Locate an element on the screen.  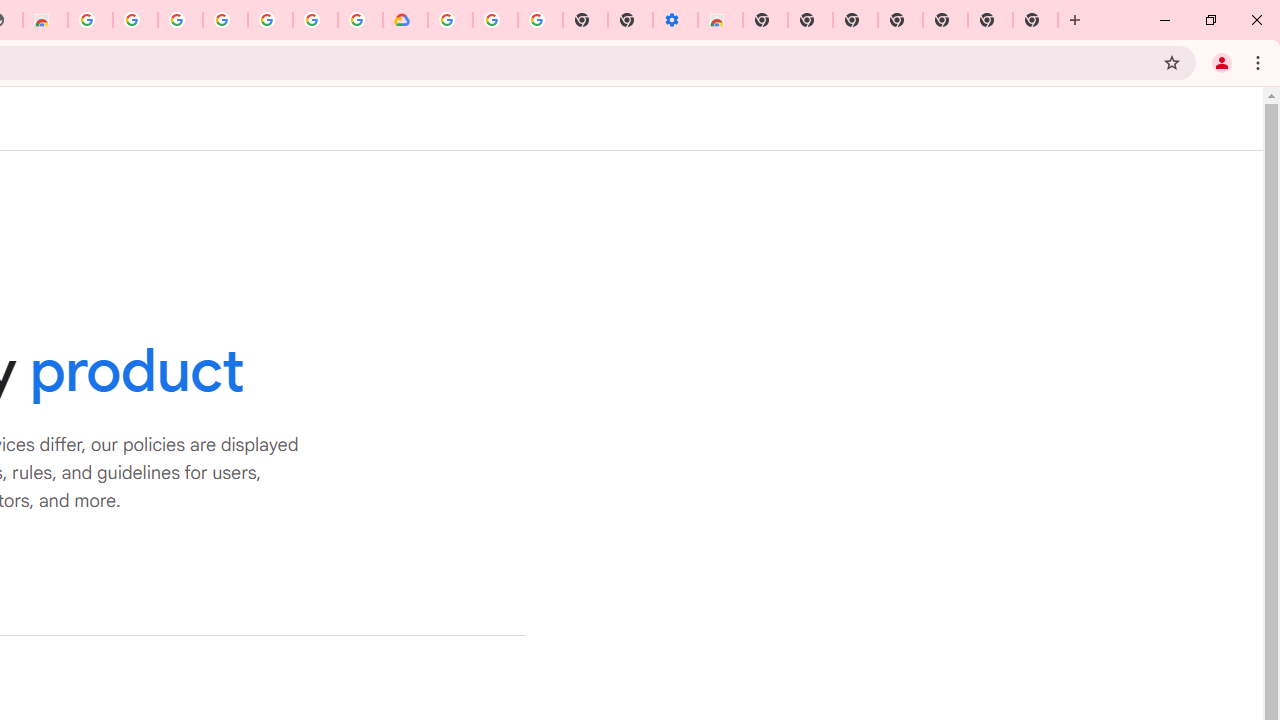
'Chrome Web Store - Household' is located at coordinates (45, 20).